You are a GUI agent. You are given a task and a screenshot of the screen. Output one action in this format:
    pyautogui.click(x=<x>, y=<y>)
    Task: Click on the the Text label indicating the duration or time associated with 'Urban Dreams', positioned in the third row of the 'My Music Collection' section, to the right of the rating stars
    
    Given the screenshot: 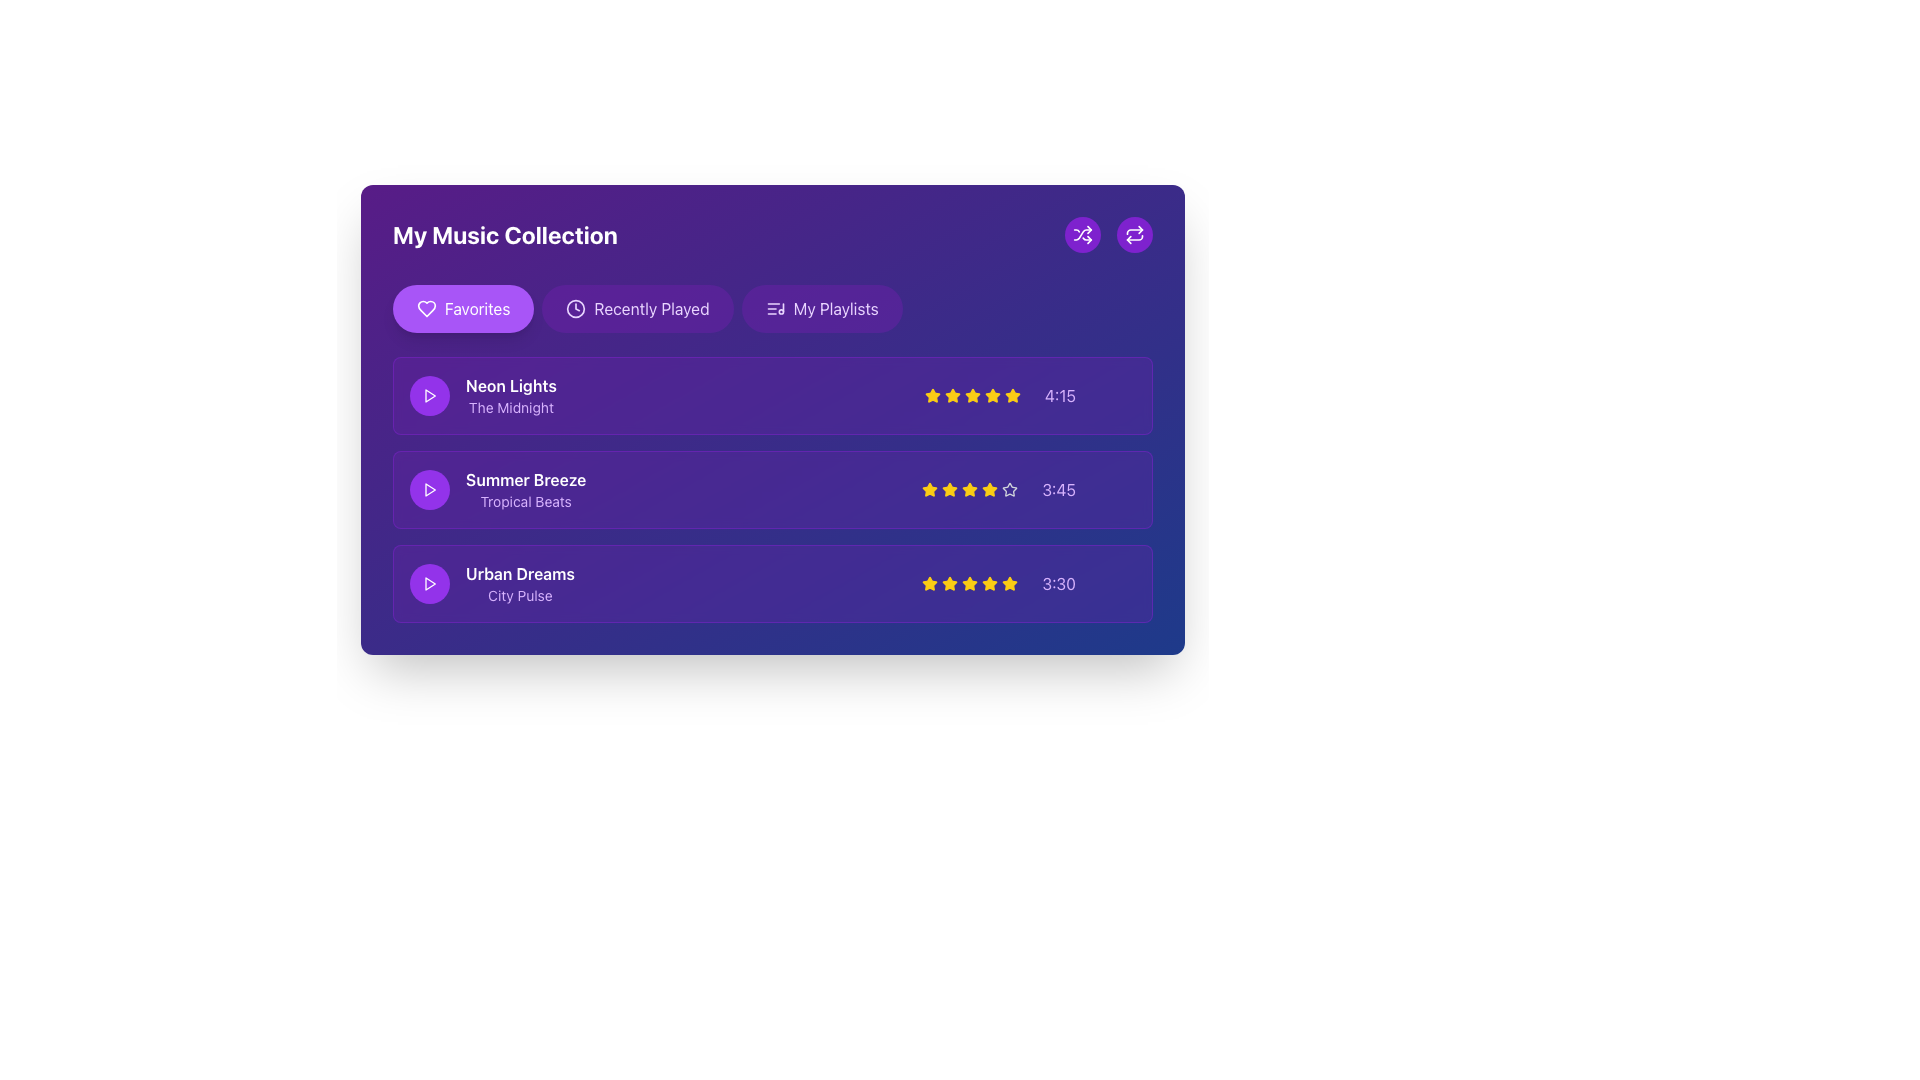 What is the action you would take?
    pyautogui.click(x=1058, y=583)
    